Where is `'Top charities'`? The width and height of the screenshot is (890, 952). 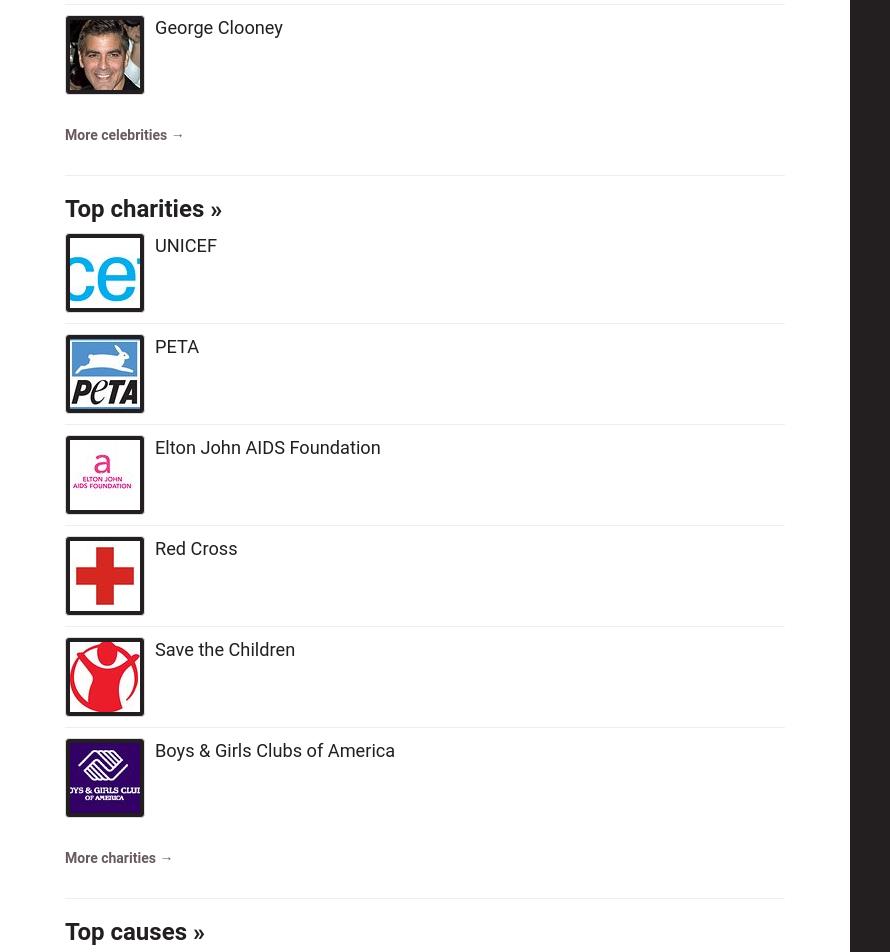
'Top charities' is located at coordinates (133, 208).